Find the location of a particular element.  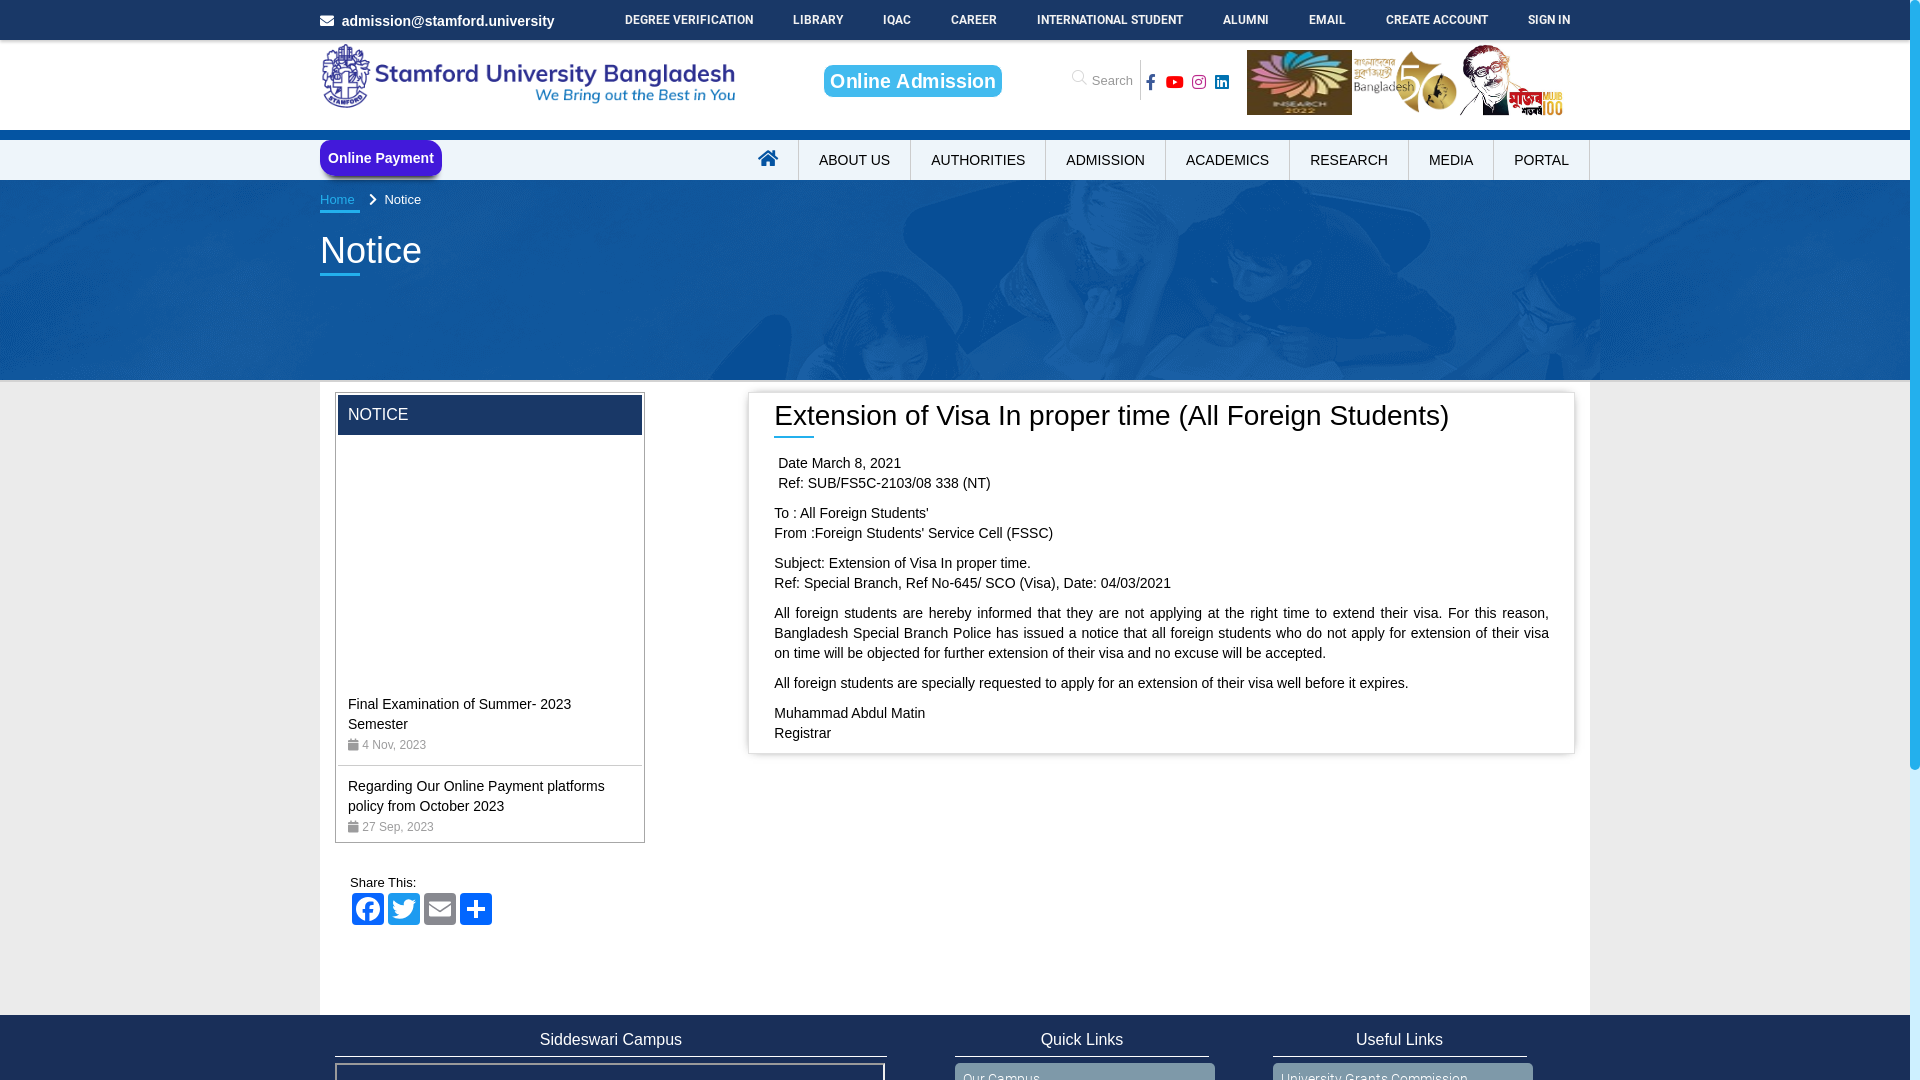

'ALUMNI' is located at coordinates (1245, 19).